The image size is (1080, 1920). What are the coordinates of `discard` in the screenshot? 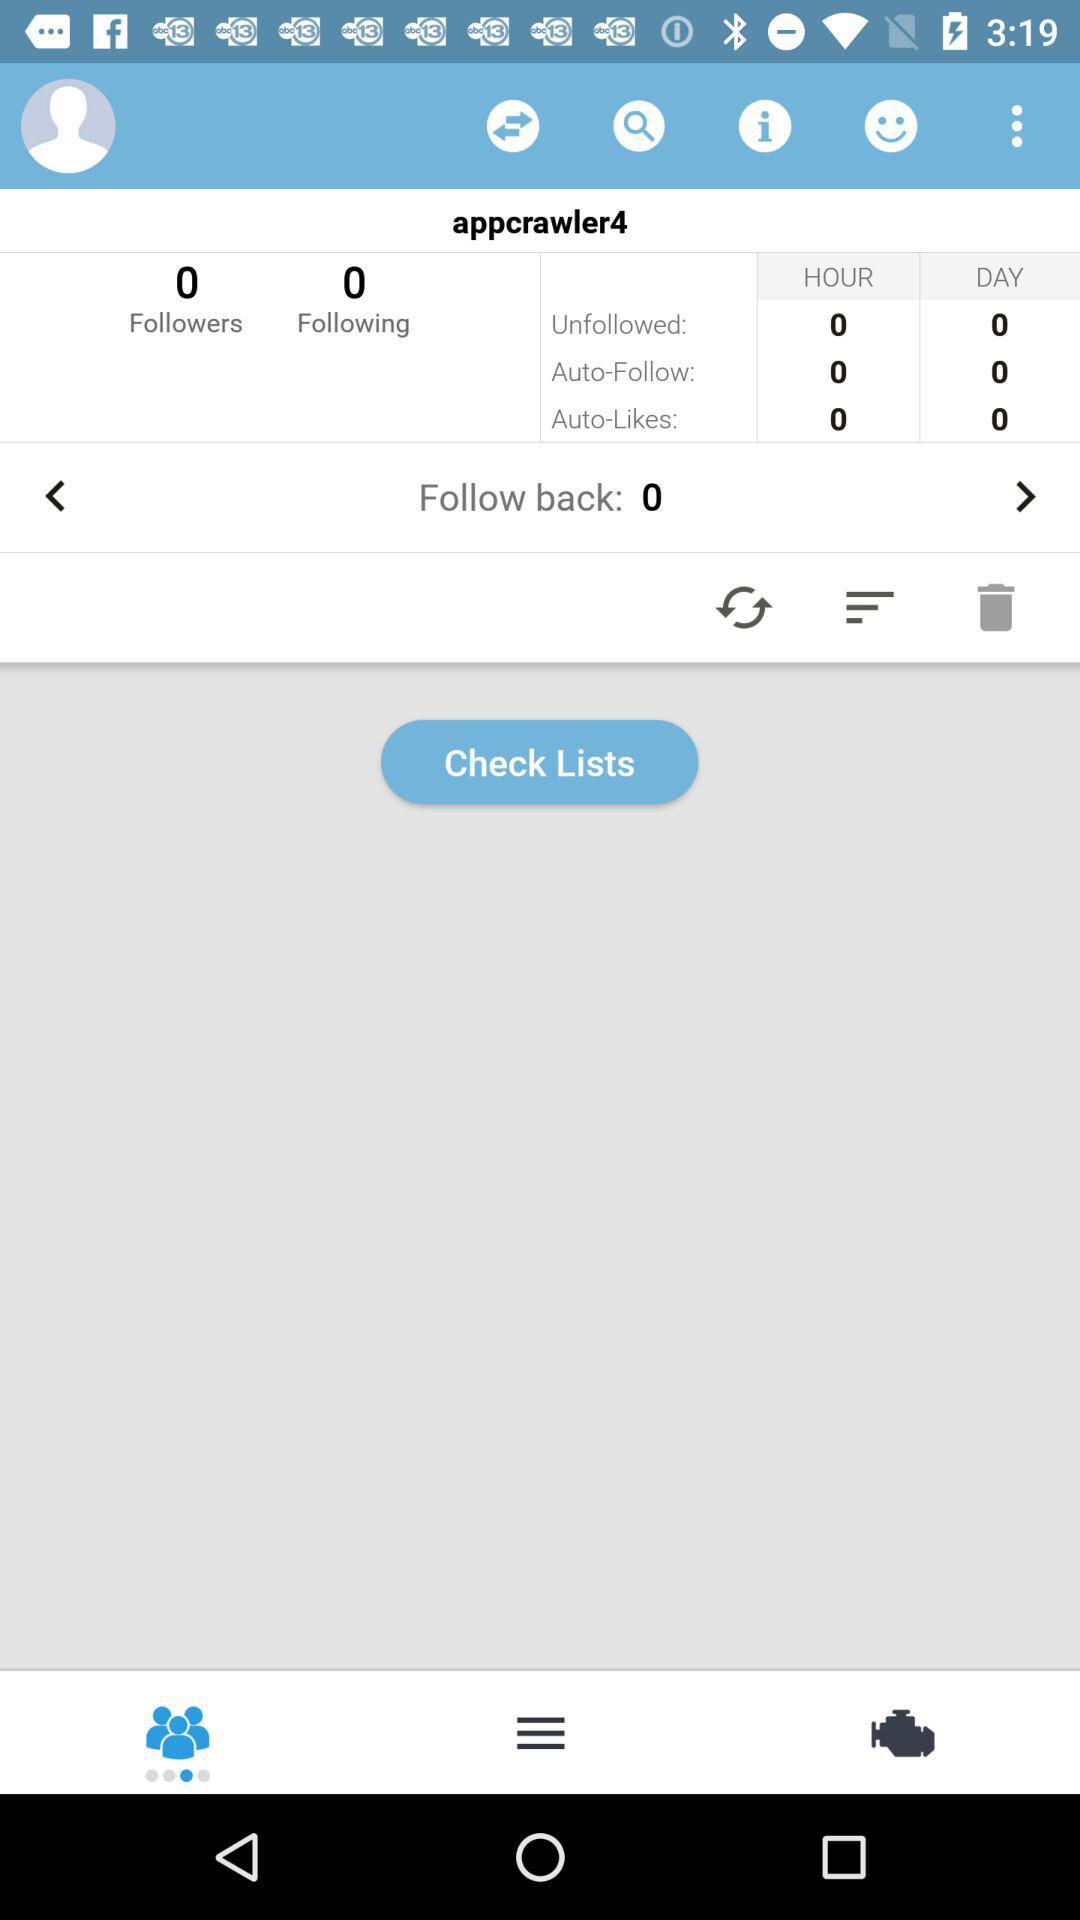 It's located at (995, 606).